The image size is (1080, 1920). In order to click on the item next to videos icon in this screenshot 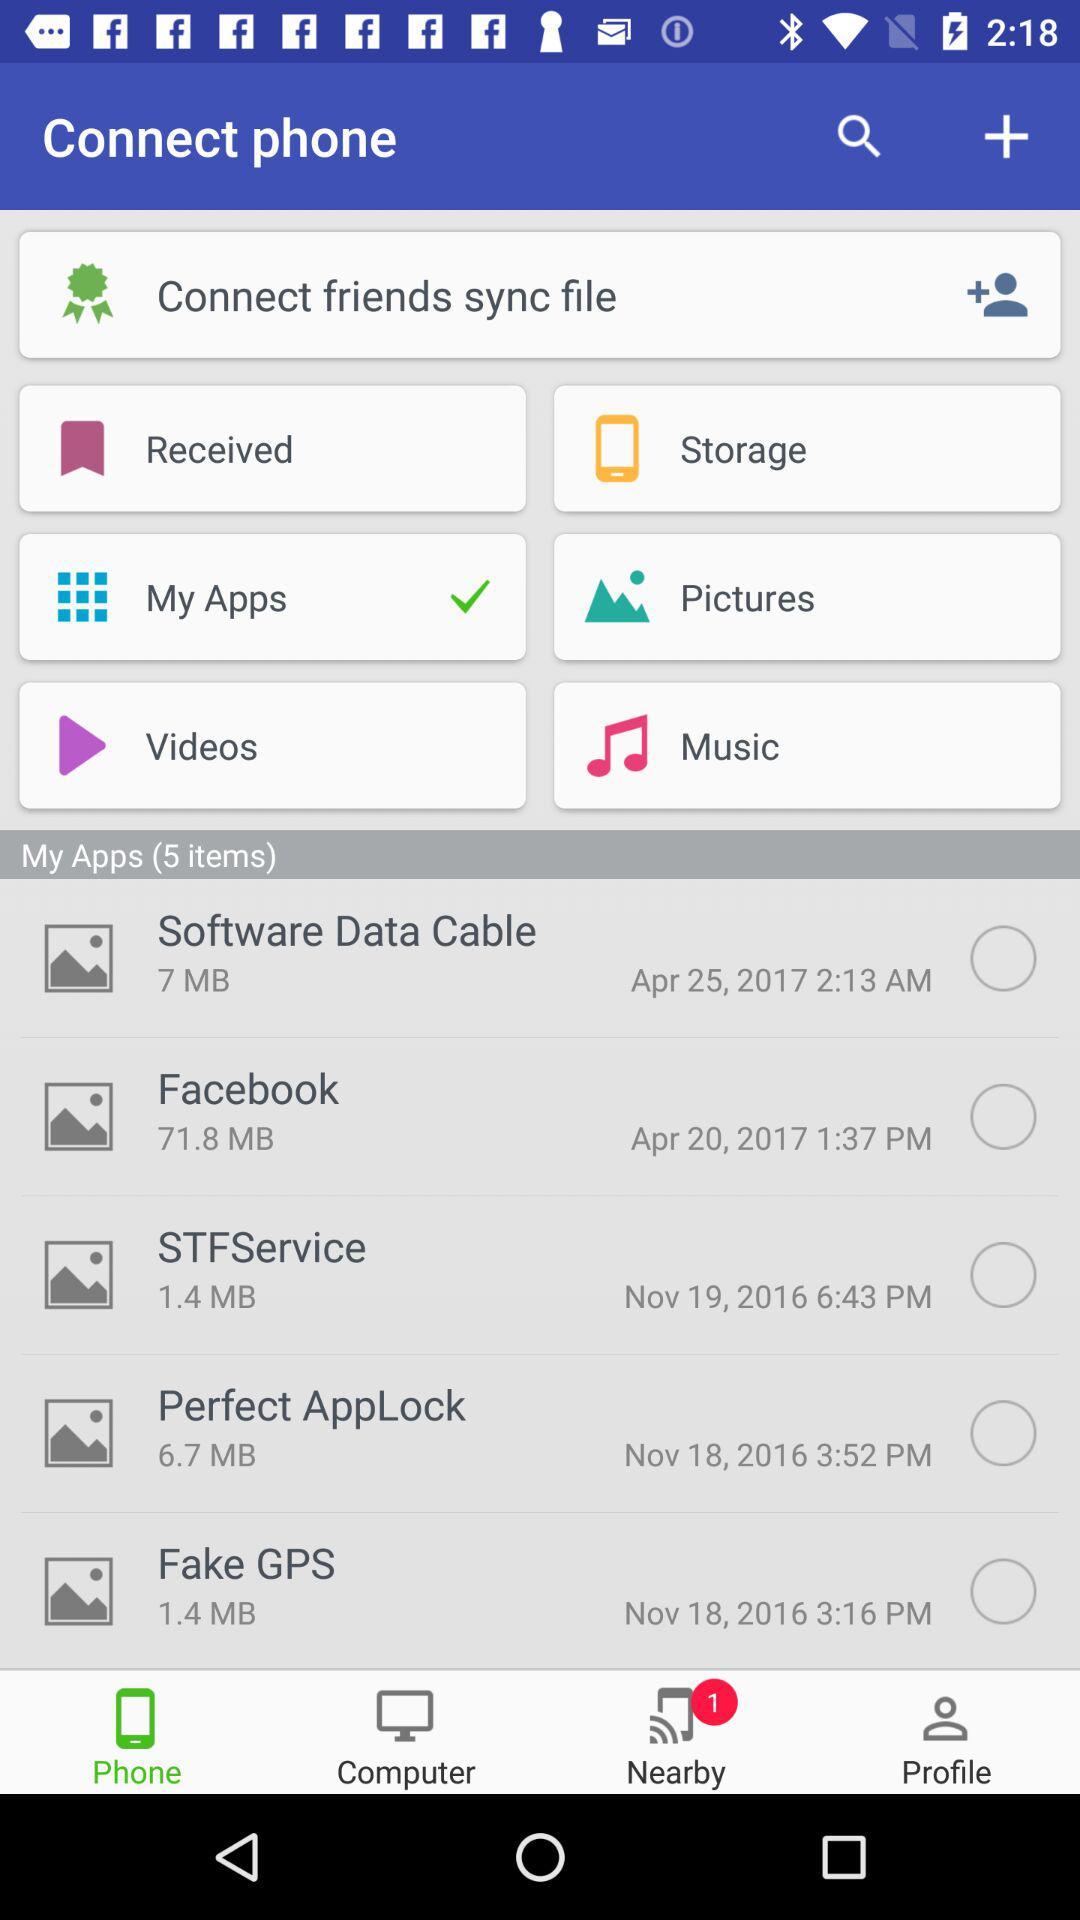, I will do `click(81, 744)`.